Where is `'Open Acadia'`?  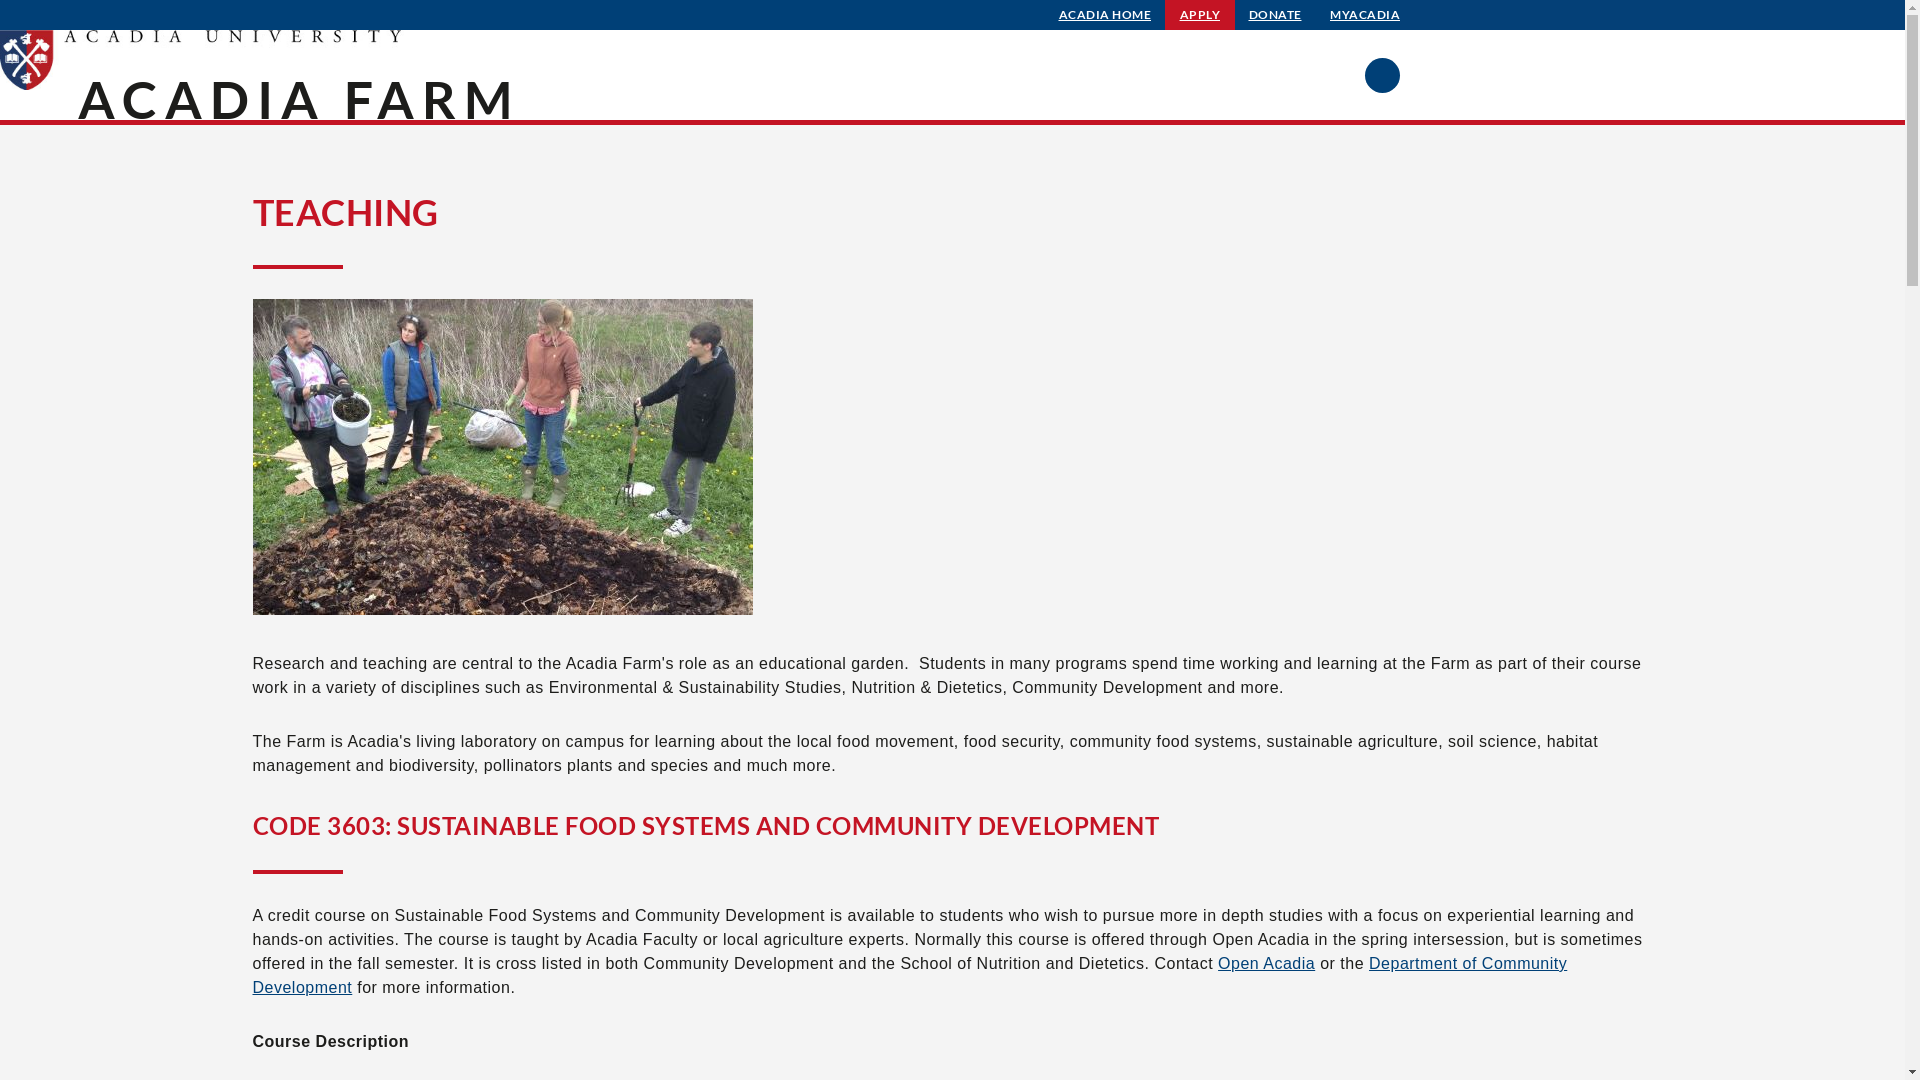
'Open Acadia' is located at coordinates (1265, 962).